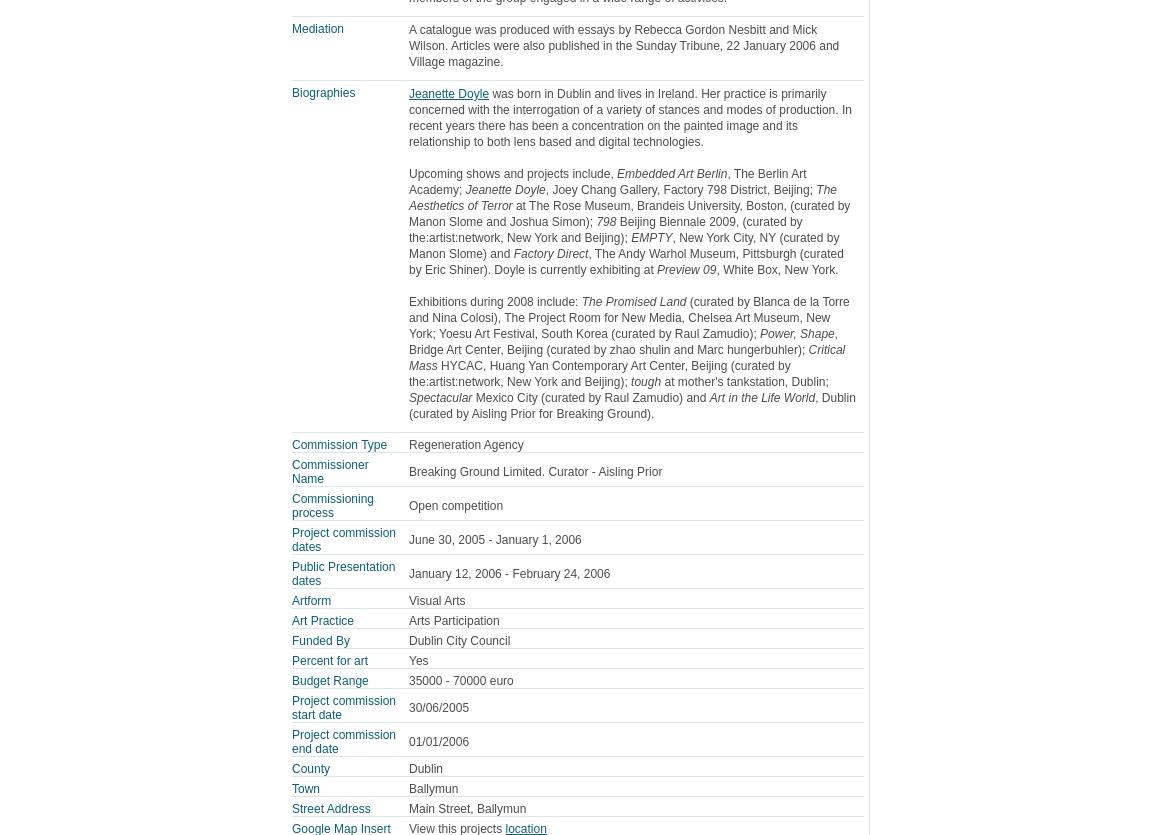  Describe the element at coordinates (670, 174) in the screenshot. I see `'Embedded Art Berlin'` at that location.